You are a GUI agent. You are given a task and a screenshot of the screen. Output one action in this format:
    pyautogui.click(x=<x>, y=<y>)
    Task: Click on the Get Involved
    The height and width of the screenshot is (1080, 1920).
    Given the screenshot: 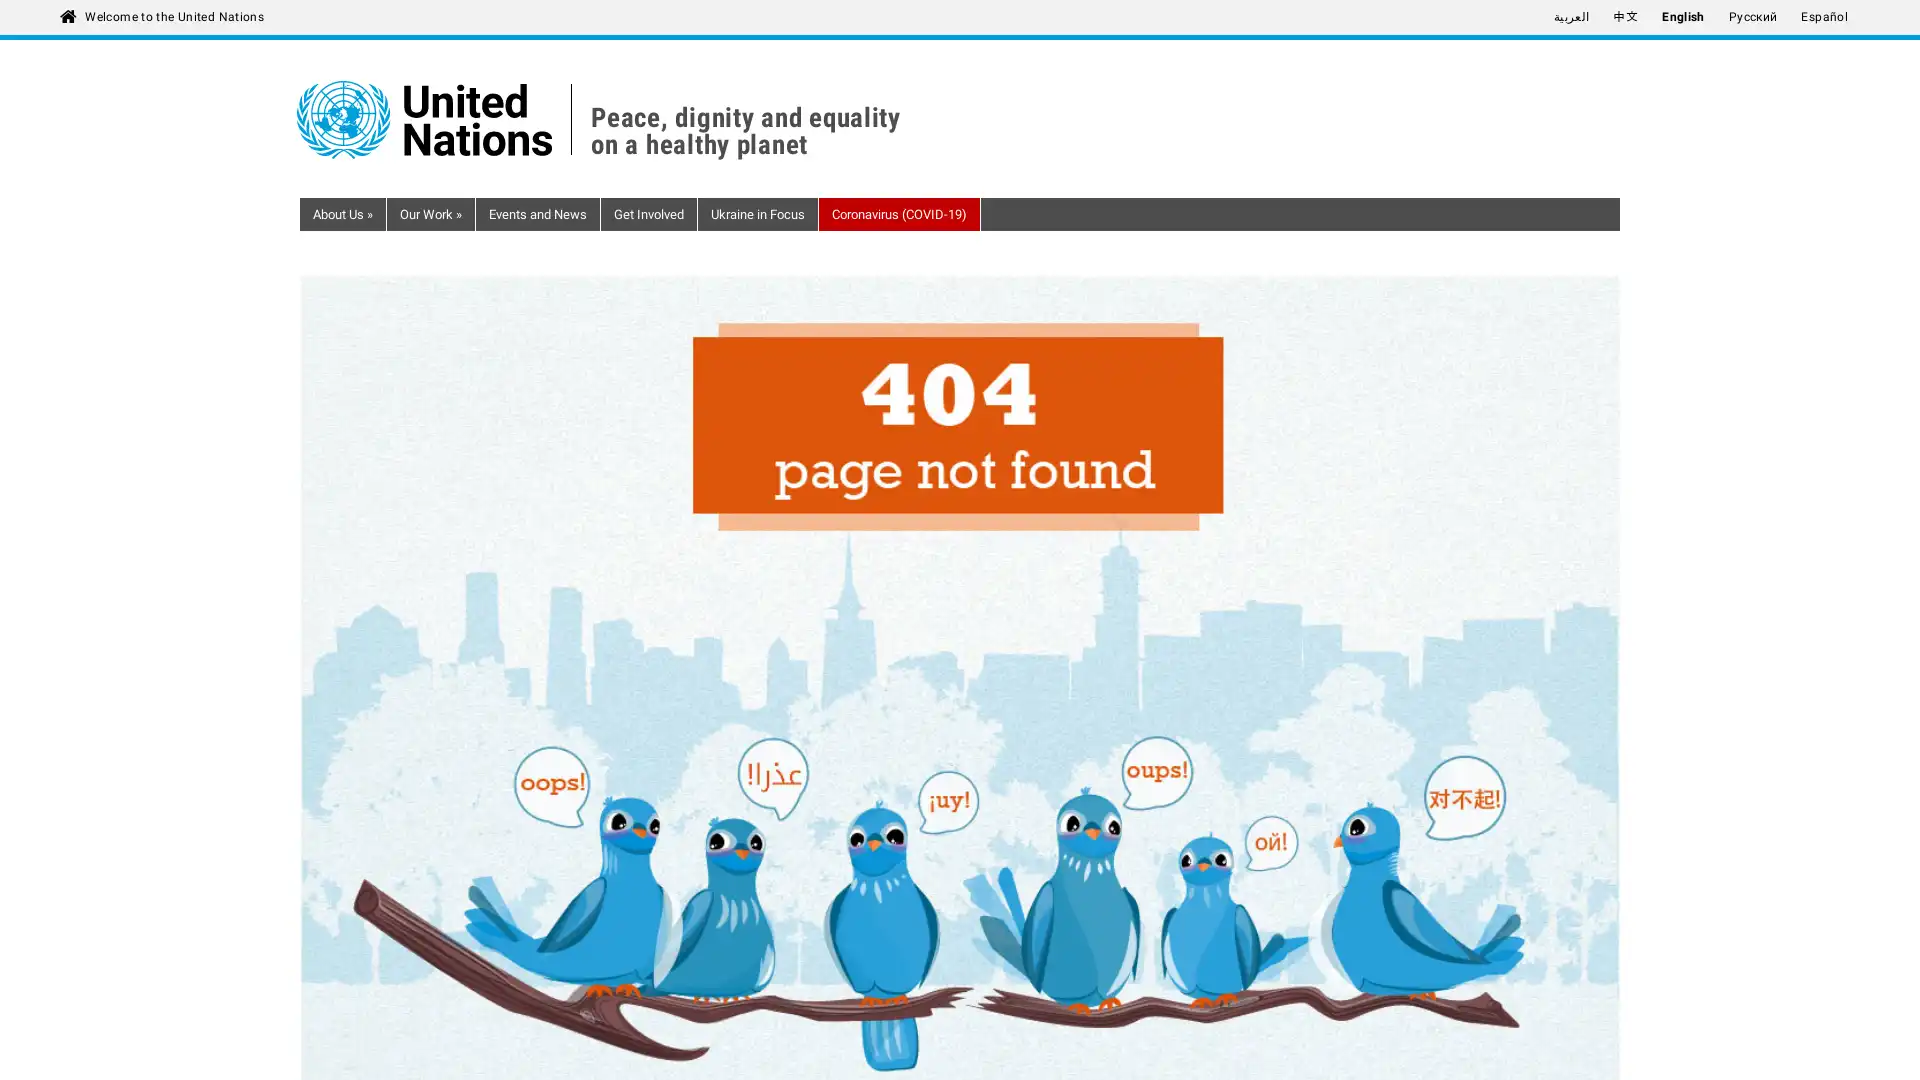 What is the action you would take?
    pyautogui.click(x=649, y=213)
    